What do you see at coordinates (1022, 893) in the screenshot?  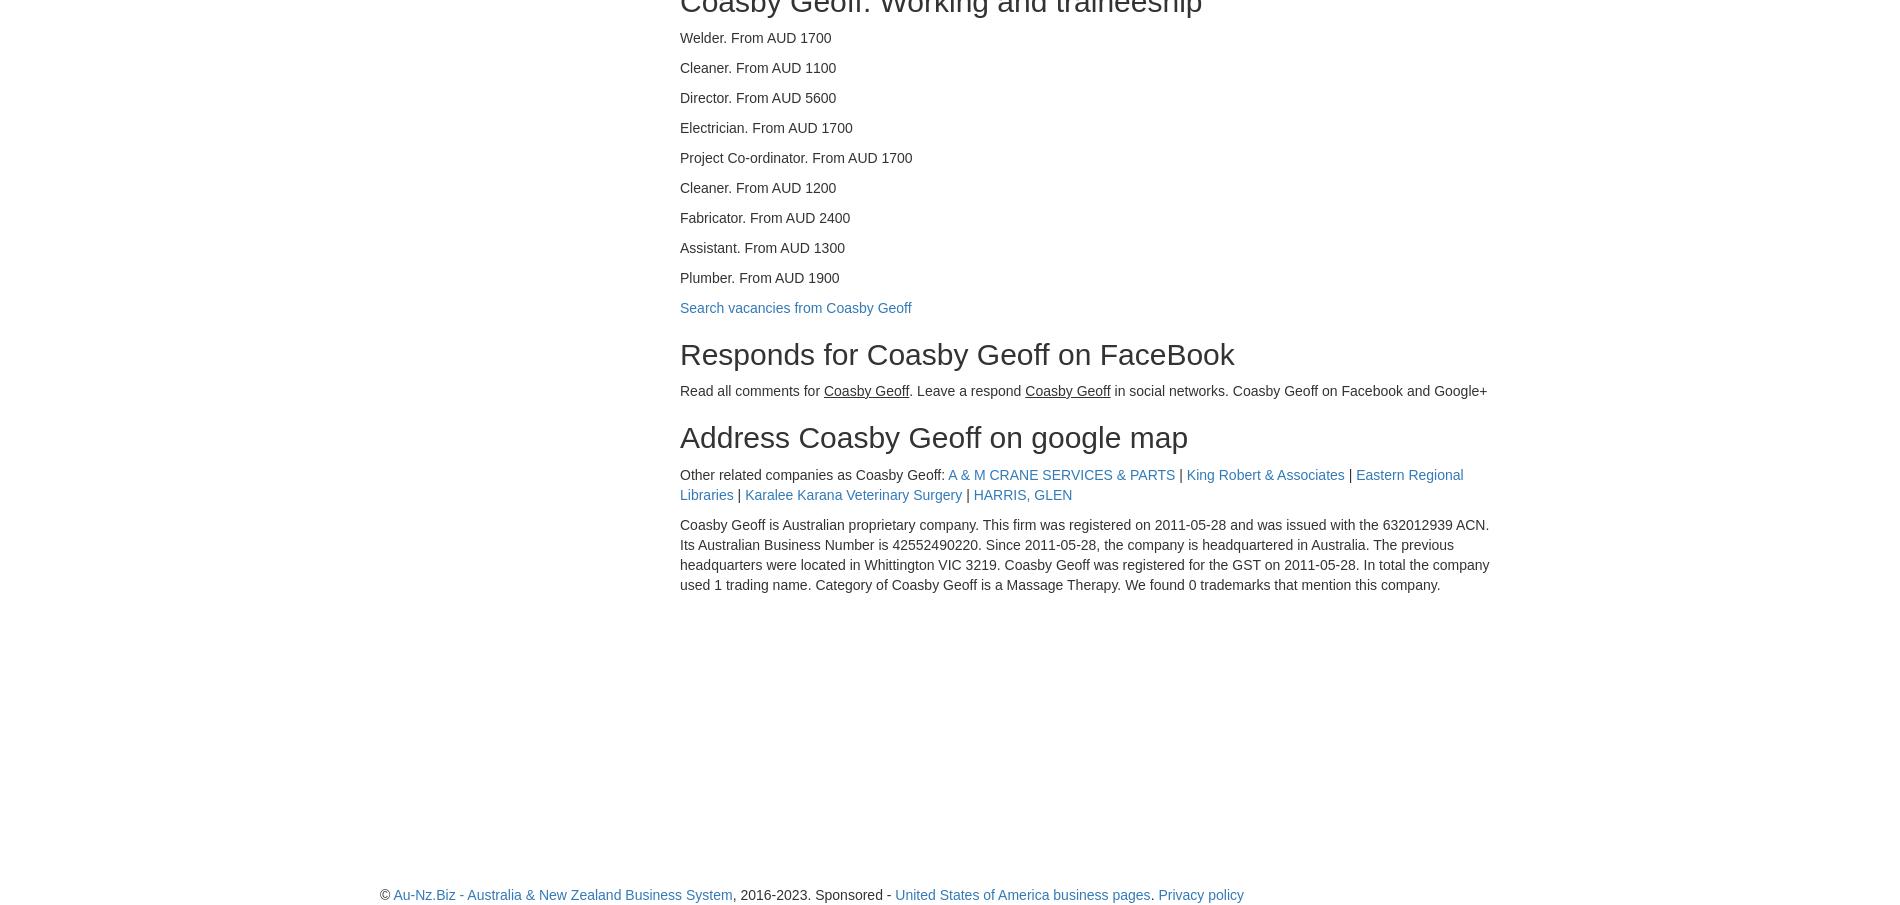 I see `'United States of America business pages'` at bounding box center [1022, 893].